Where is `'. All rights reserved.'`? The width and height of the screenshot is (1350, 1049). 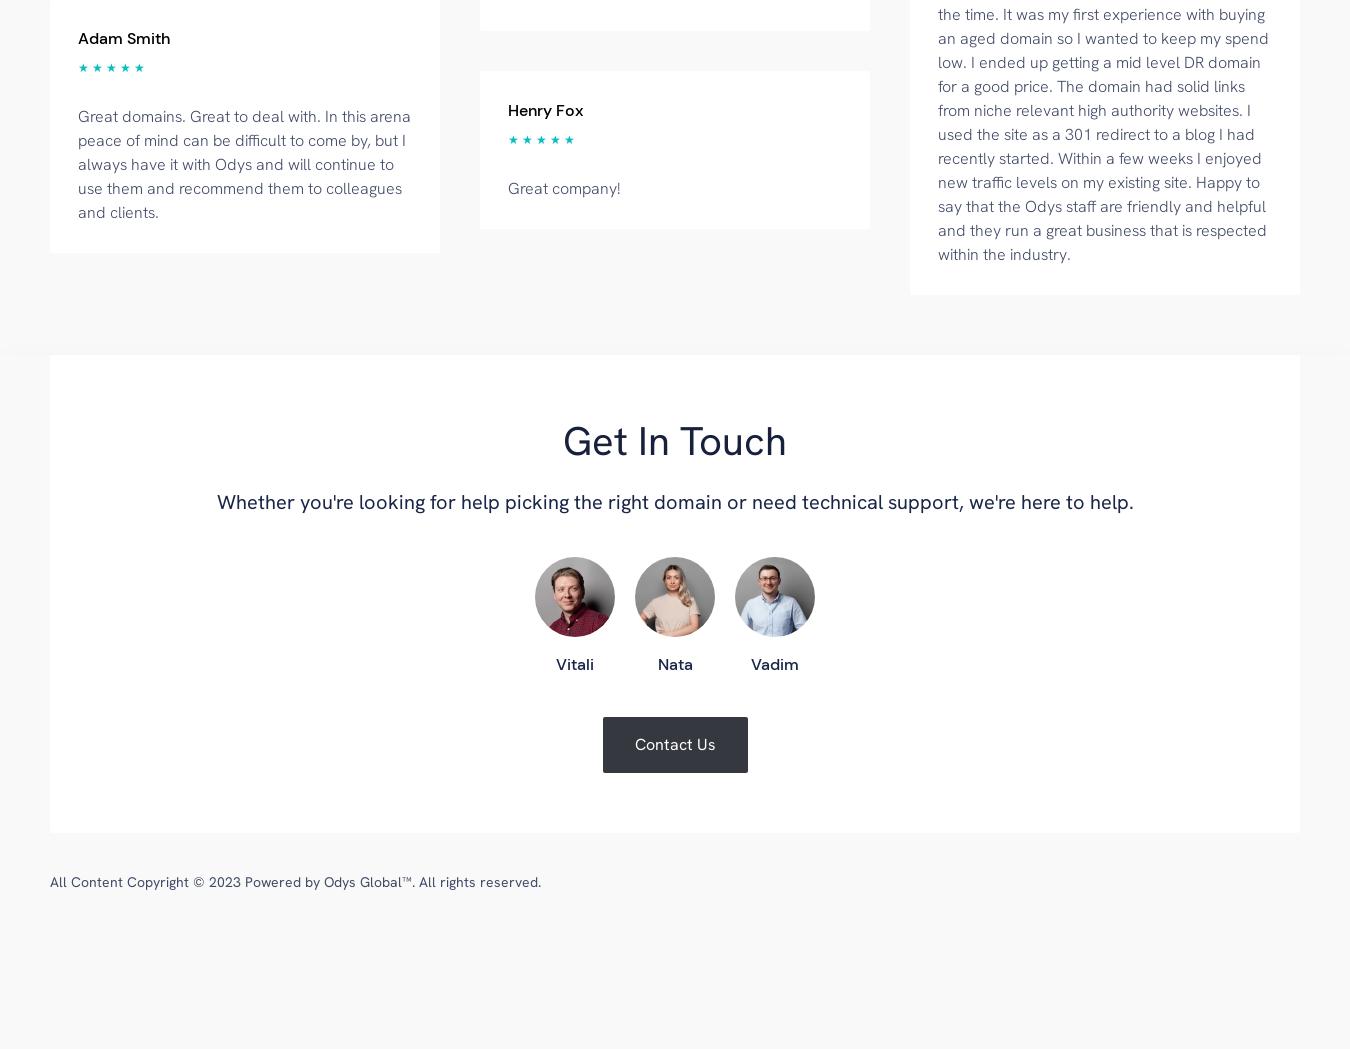 '. All rights reserved.' is located at coordinates (475, 880).